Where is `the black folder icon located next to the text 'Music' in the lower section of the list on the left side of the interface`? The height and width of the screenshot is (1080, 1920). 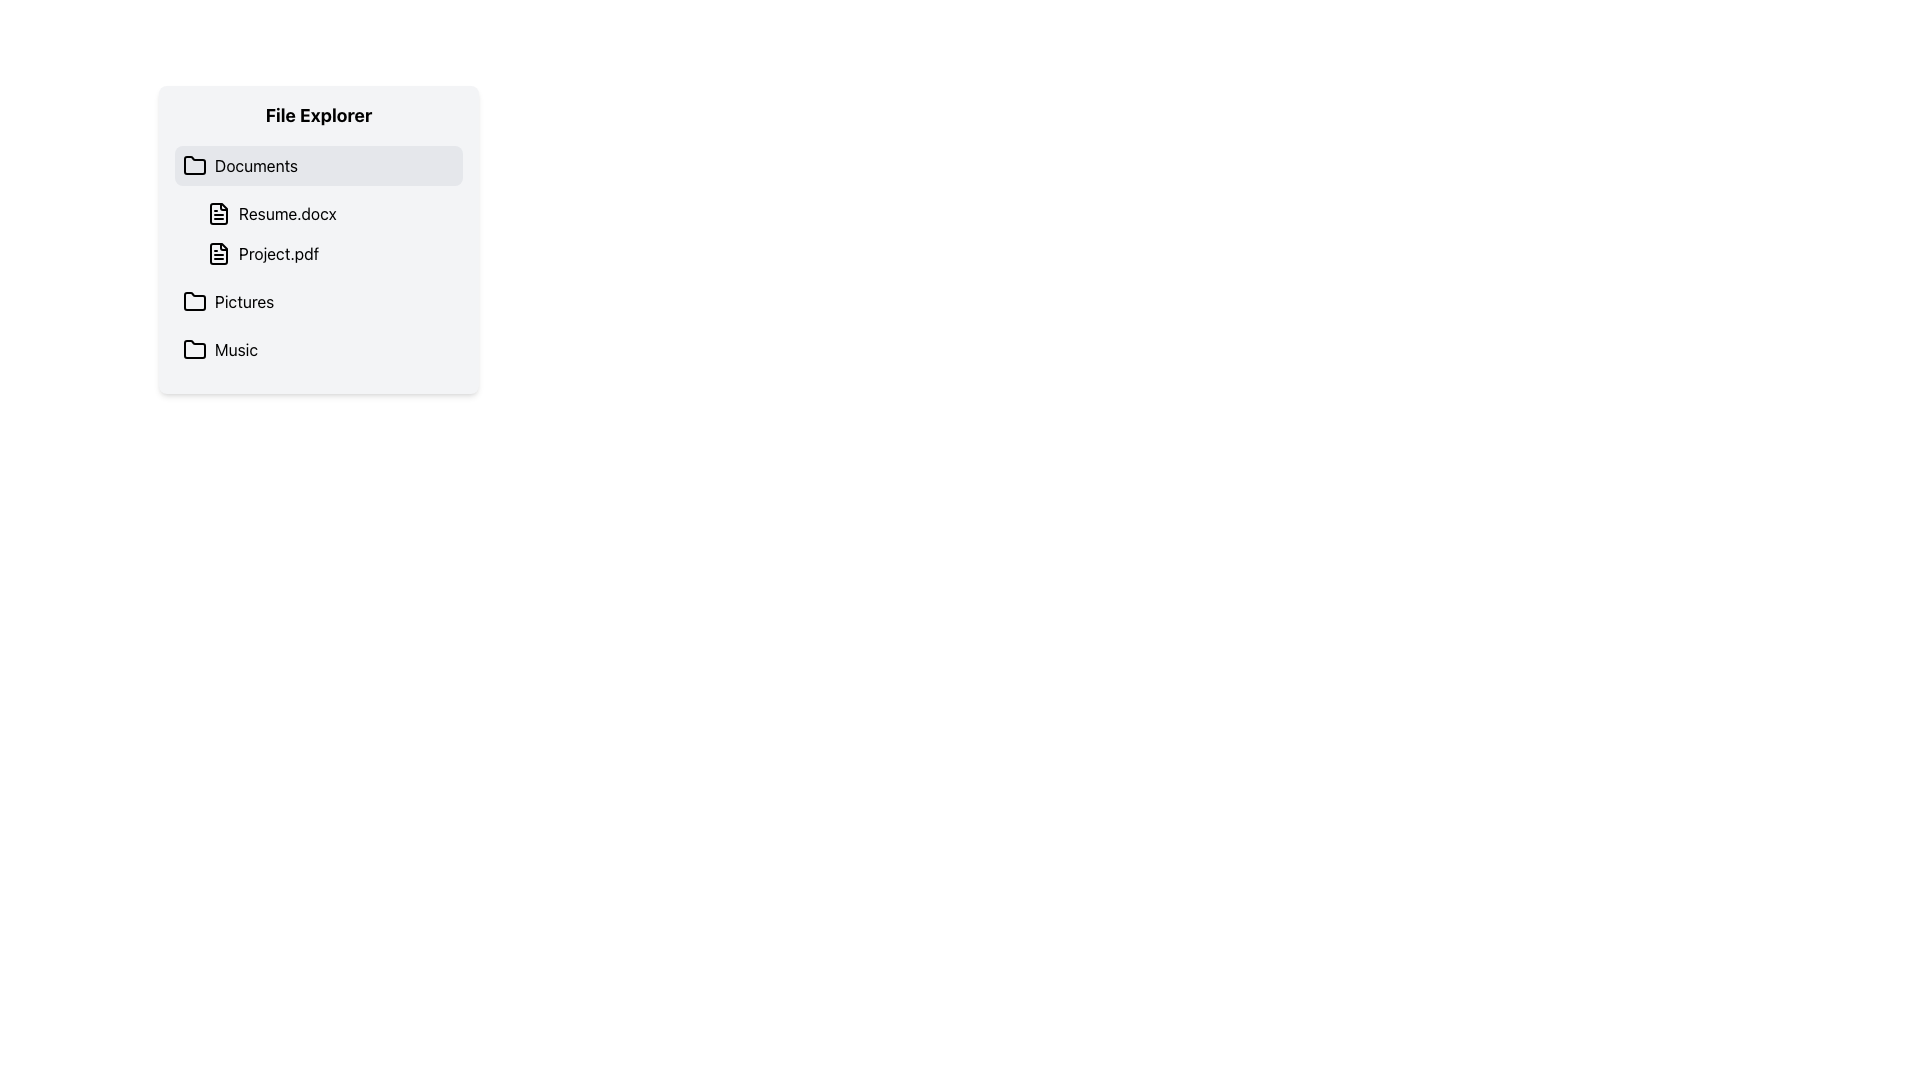 the black folder icon located next to the text 'Music' in the lower section of the list on the left side of the interface is located at coordinates (195, 349).